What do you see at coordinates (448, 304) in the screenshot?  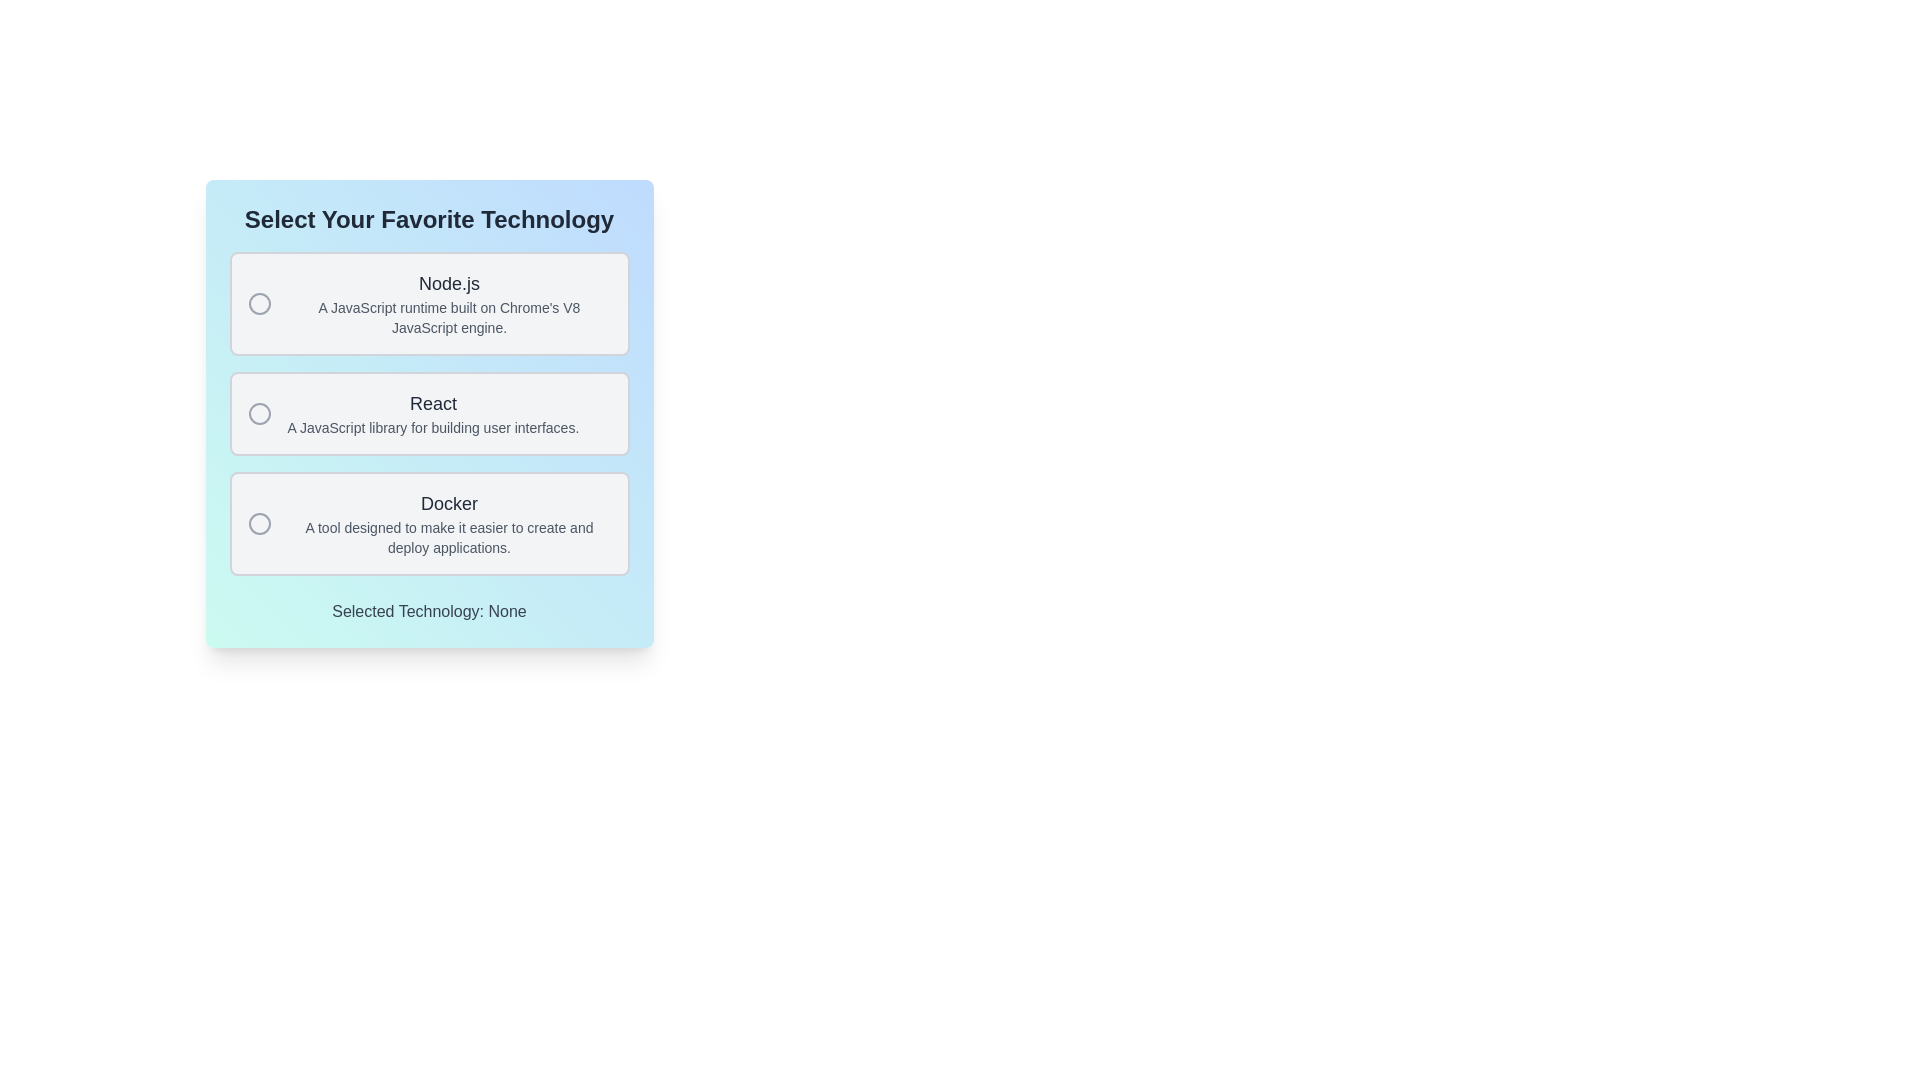 I see `informational text about 'Node.js' located at the top of the selectable list of technologies beneath the main heading 'Select Your Favorite Technology'` at bounding box center [448, 304].